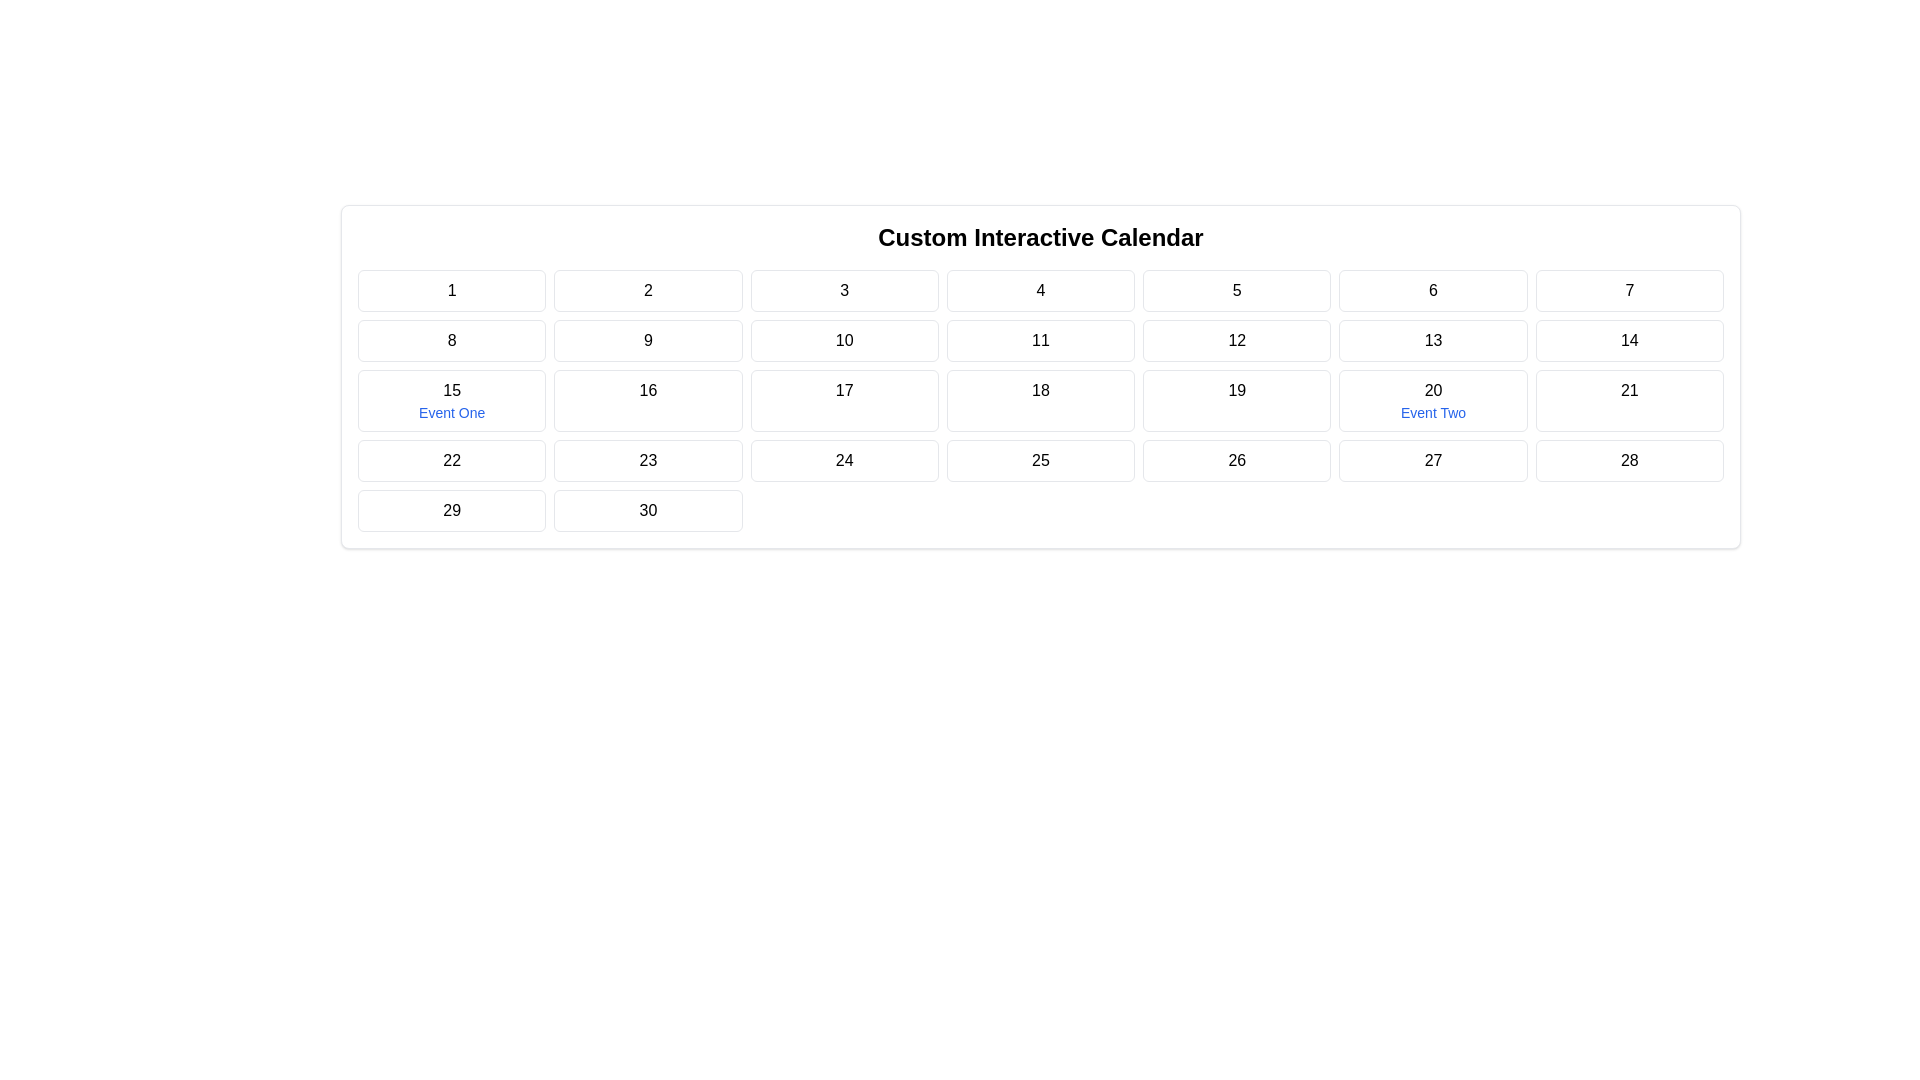  Describe the element at coordinates (1432, 290) in the screenshot. I see `the label displaying the number '6', which is the sixth cell in the first row of a grid layout` at that location.